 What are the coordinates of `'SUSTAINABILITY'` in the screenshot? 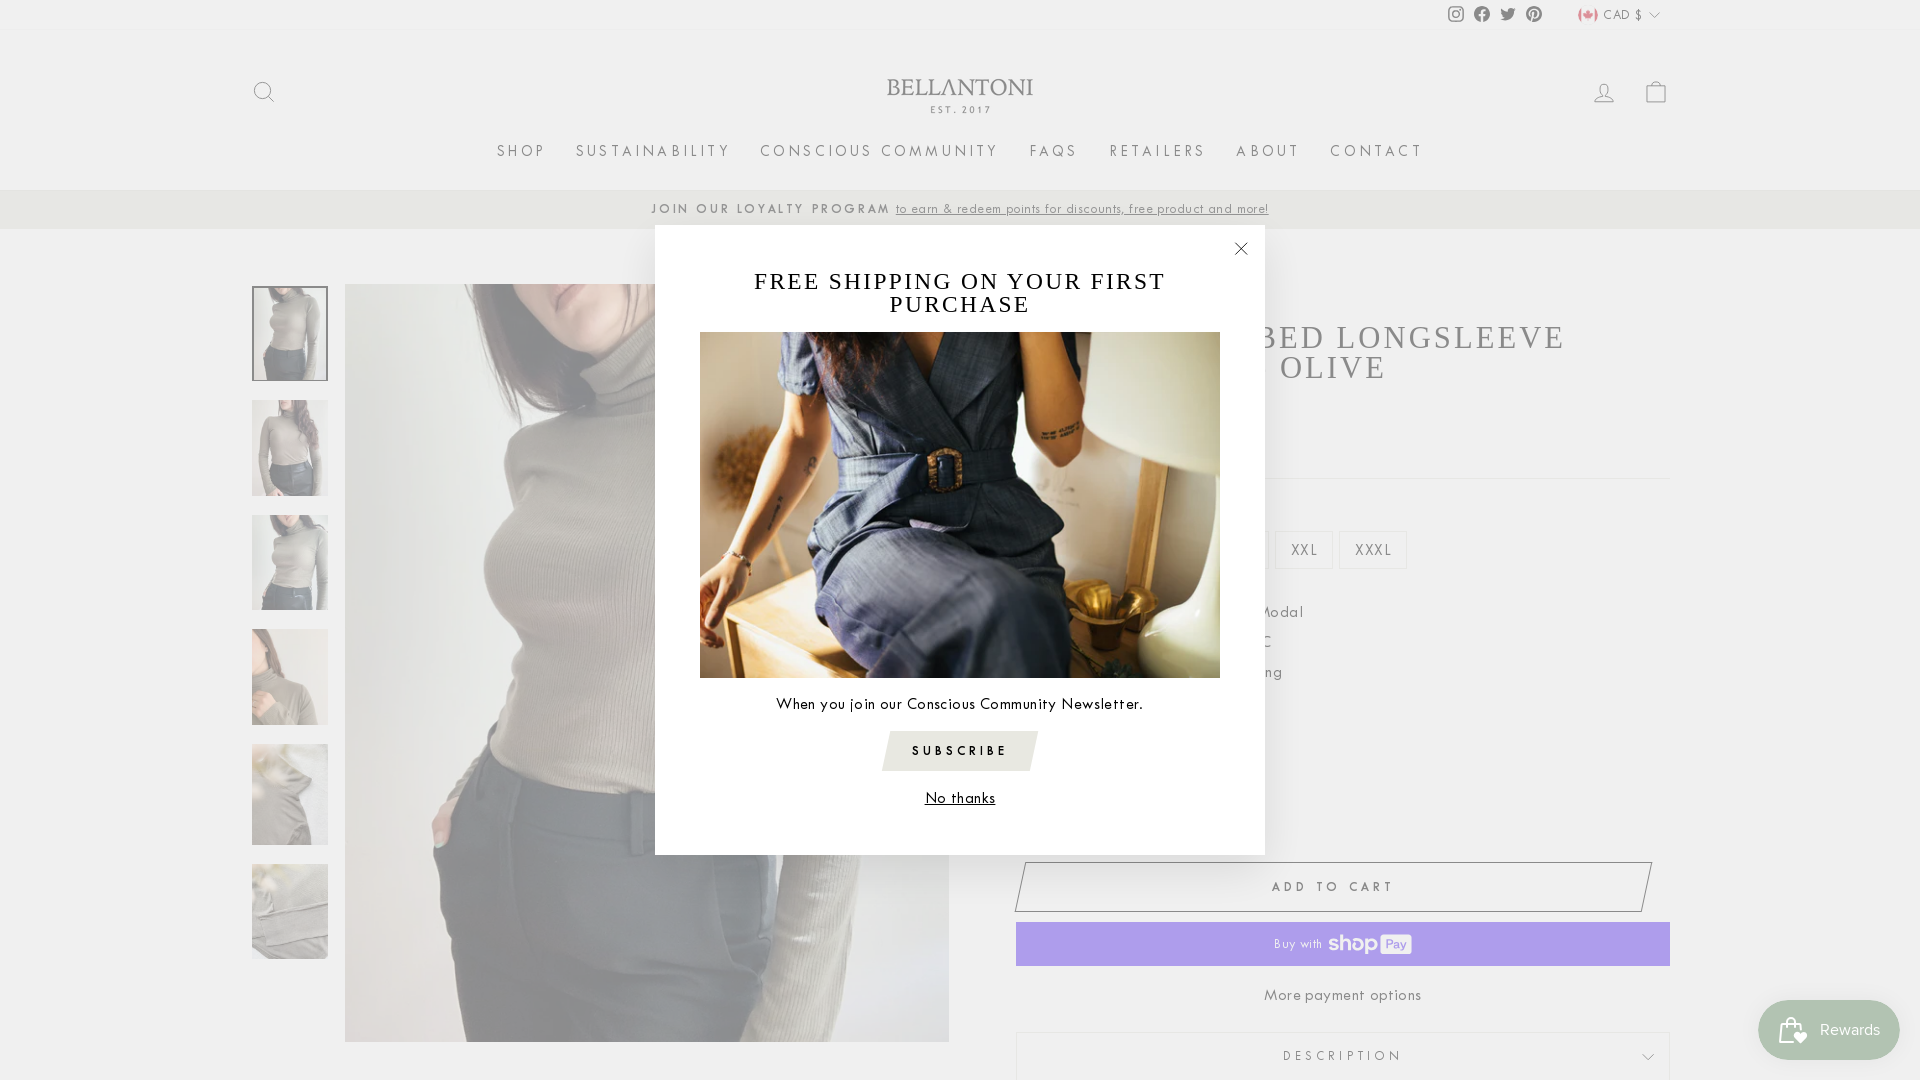 It's located at (652, 150).